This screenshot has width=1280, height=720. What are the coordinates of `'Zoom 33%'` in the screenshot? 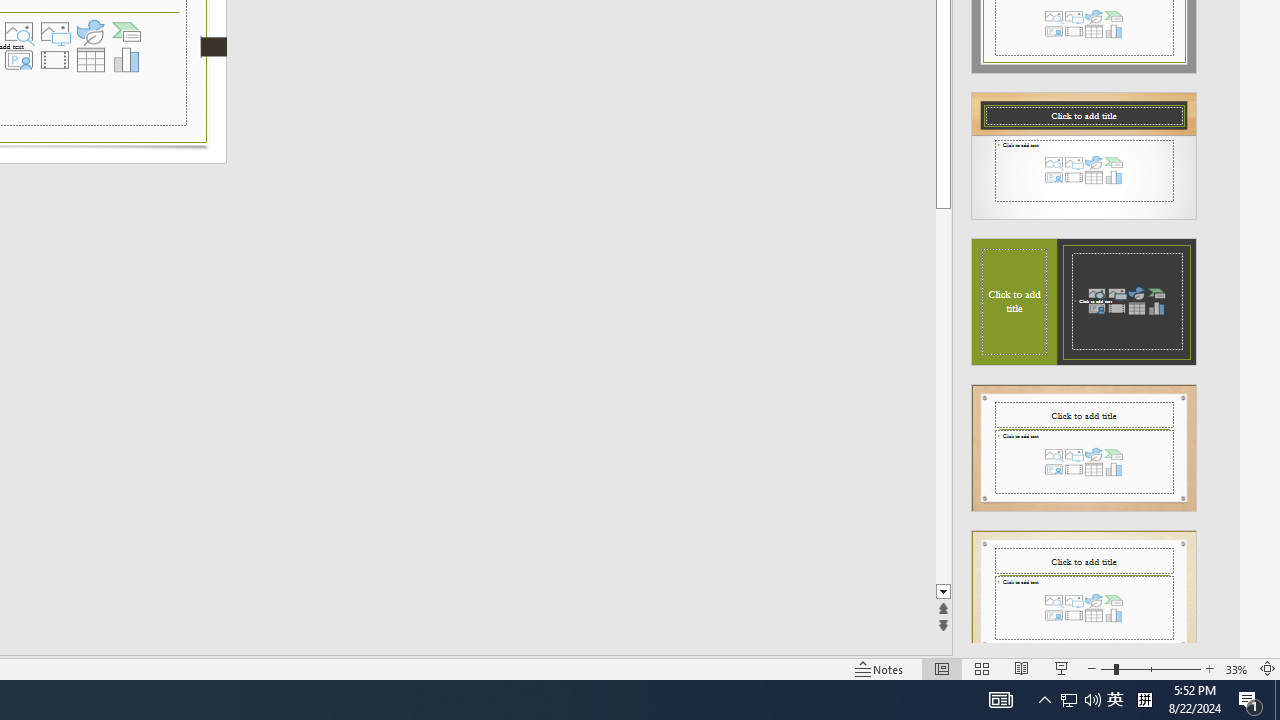 It's located at (1236, 669).